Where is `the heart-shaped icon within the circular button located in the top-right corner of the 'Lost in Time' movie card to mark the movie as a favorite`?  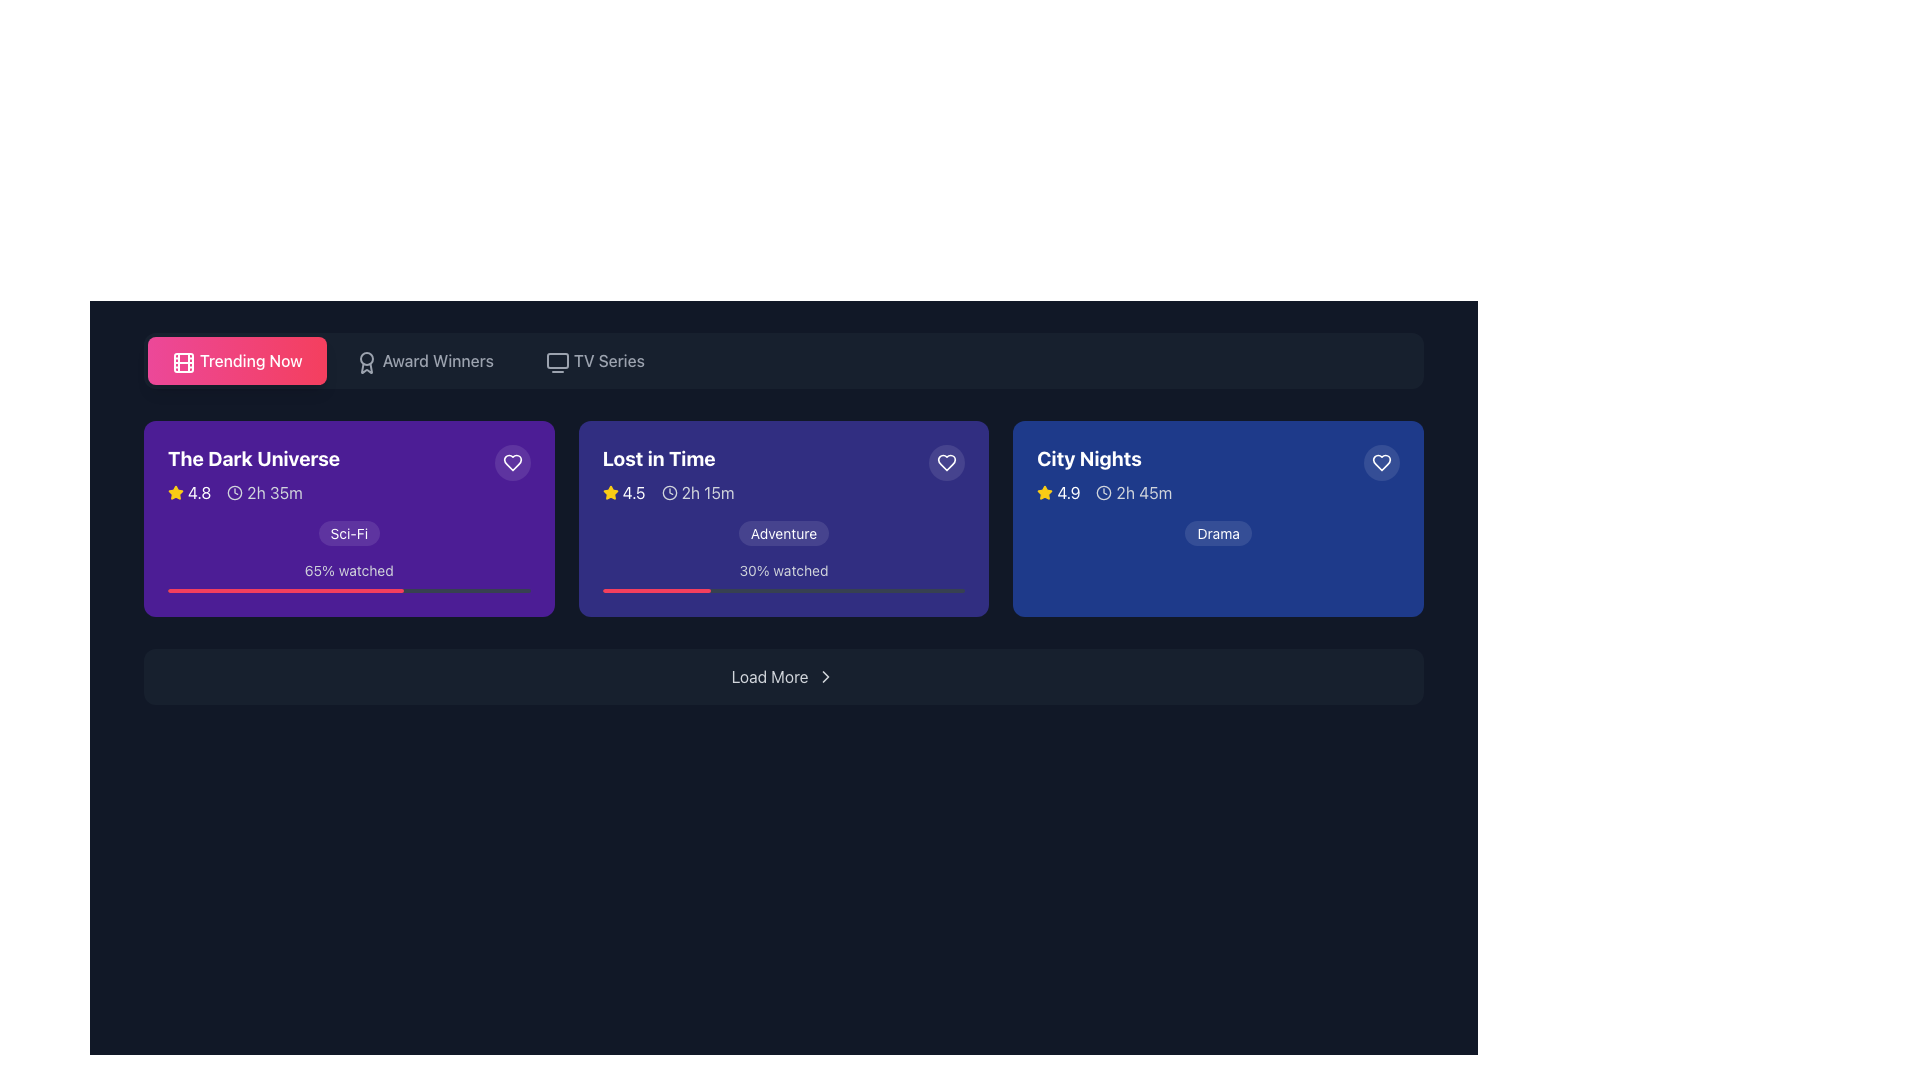
the heart-shaped icon within the circular button located in the top-right corner of the 'Lost in Time' movie card to mark the movie as a favorite is located at coordinates (946, 462).